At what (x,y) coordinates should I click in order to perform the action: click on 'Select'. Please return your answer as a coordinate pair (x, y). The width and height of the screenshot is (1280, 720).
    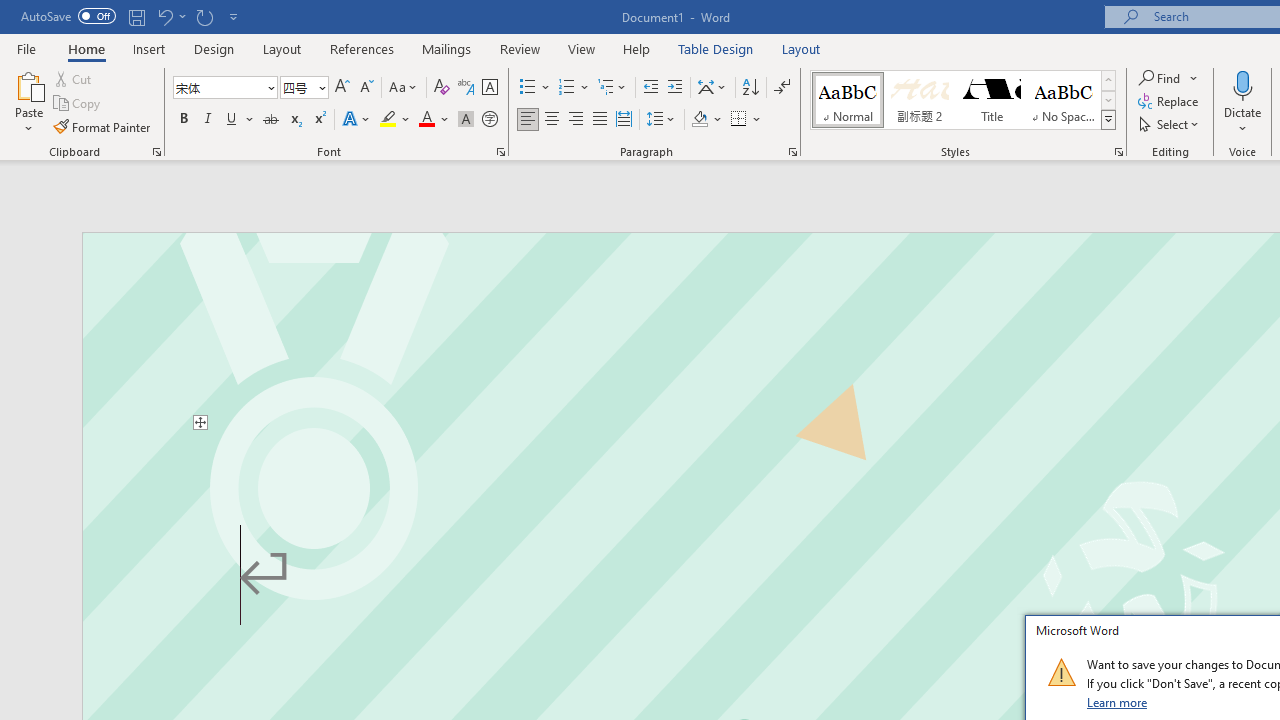
    Looking at the image, I should click on (1170, 124).